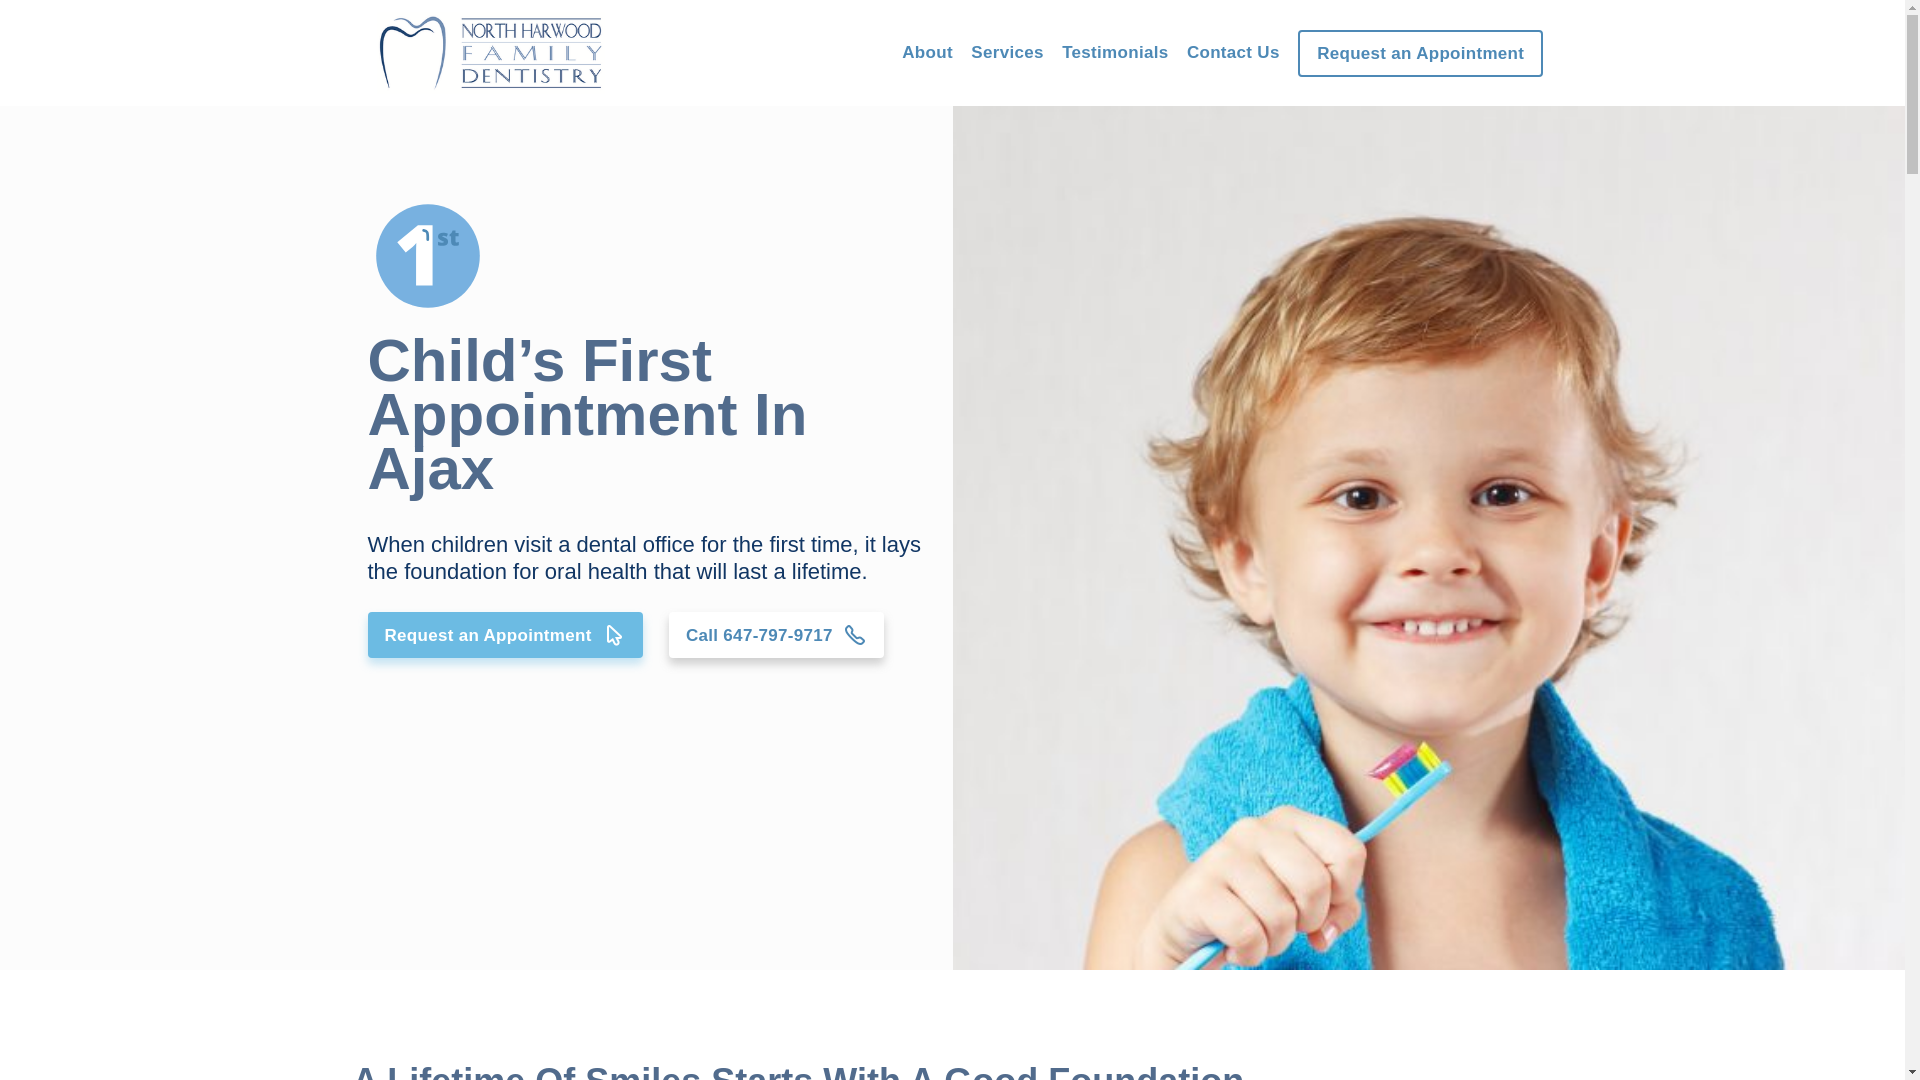 The image size is (1920, 1080). I want to click on 'Testimonials', so click(1113, 51).